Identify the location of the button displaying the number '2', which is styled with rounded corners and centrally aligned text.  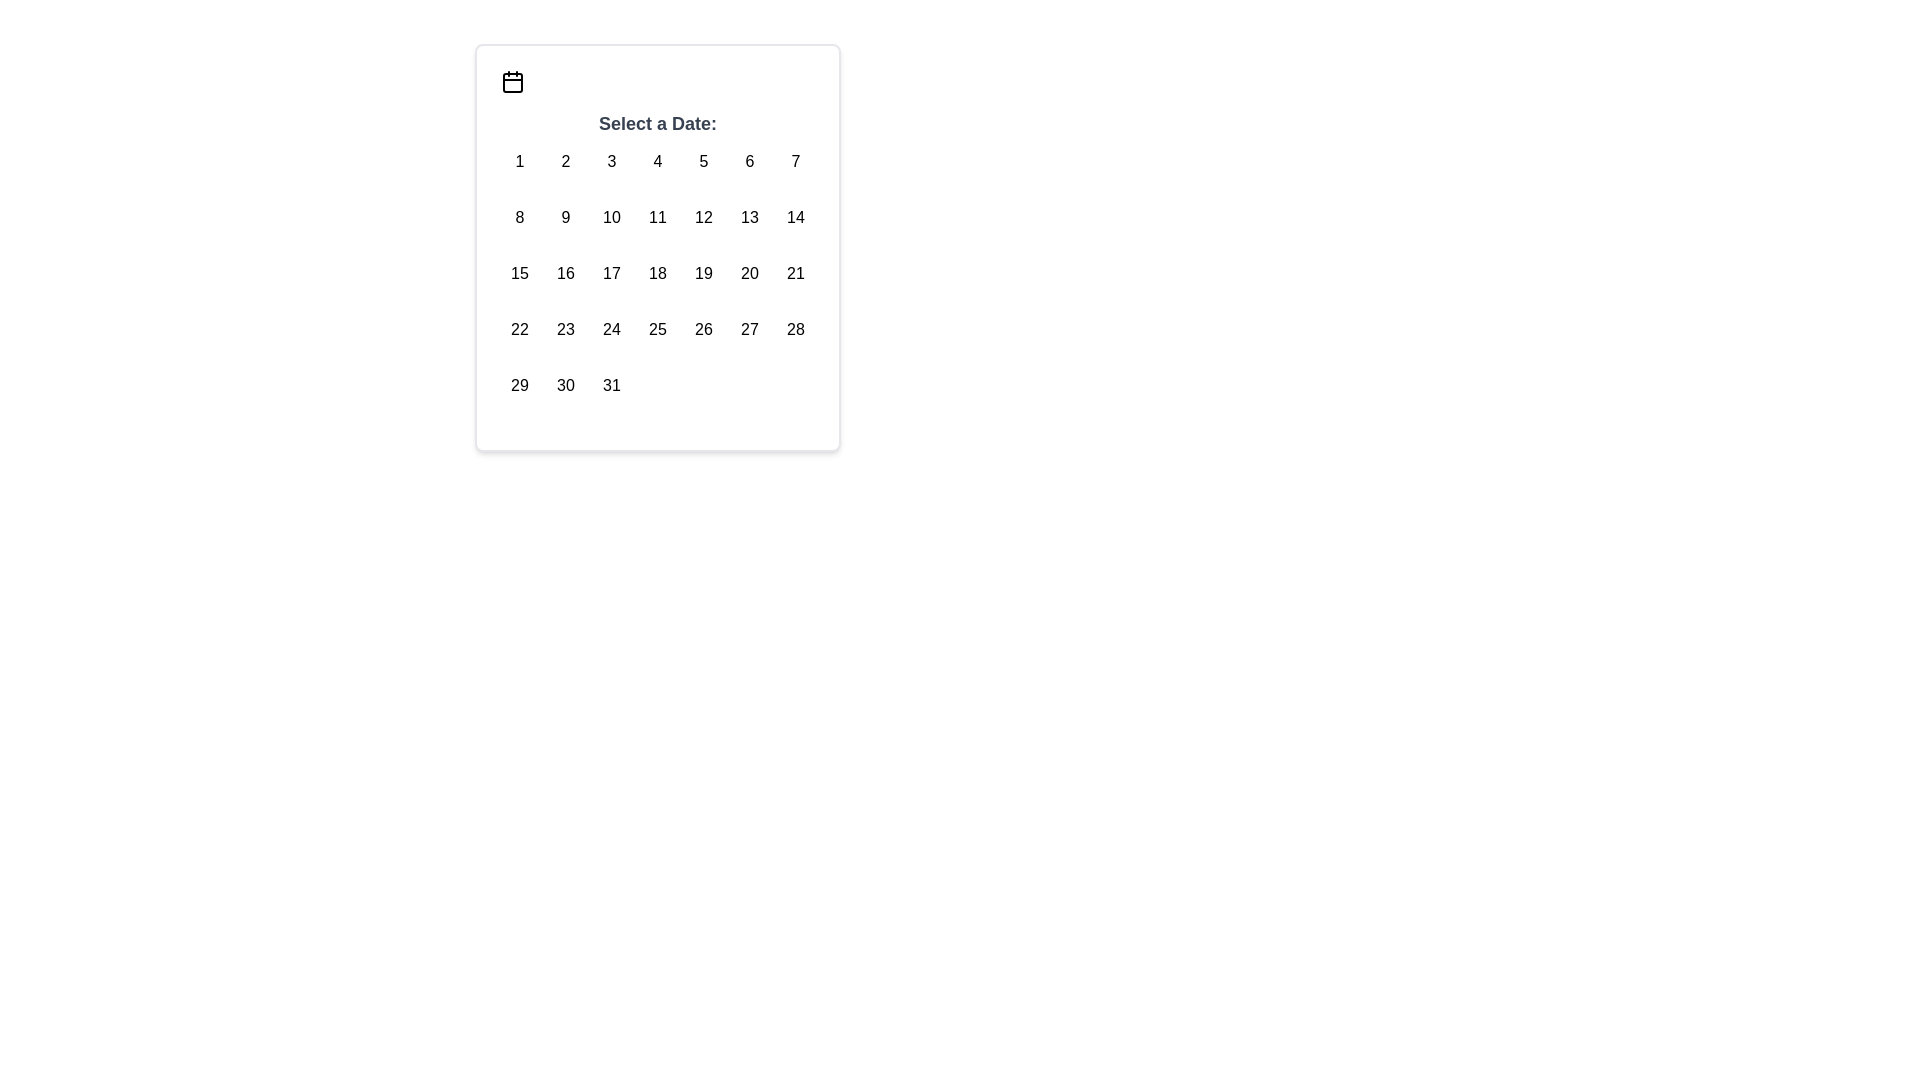
(565, 161).